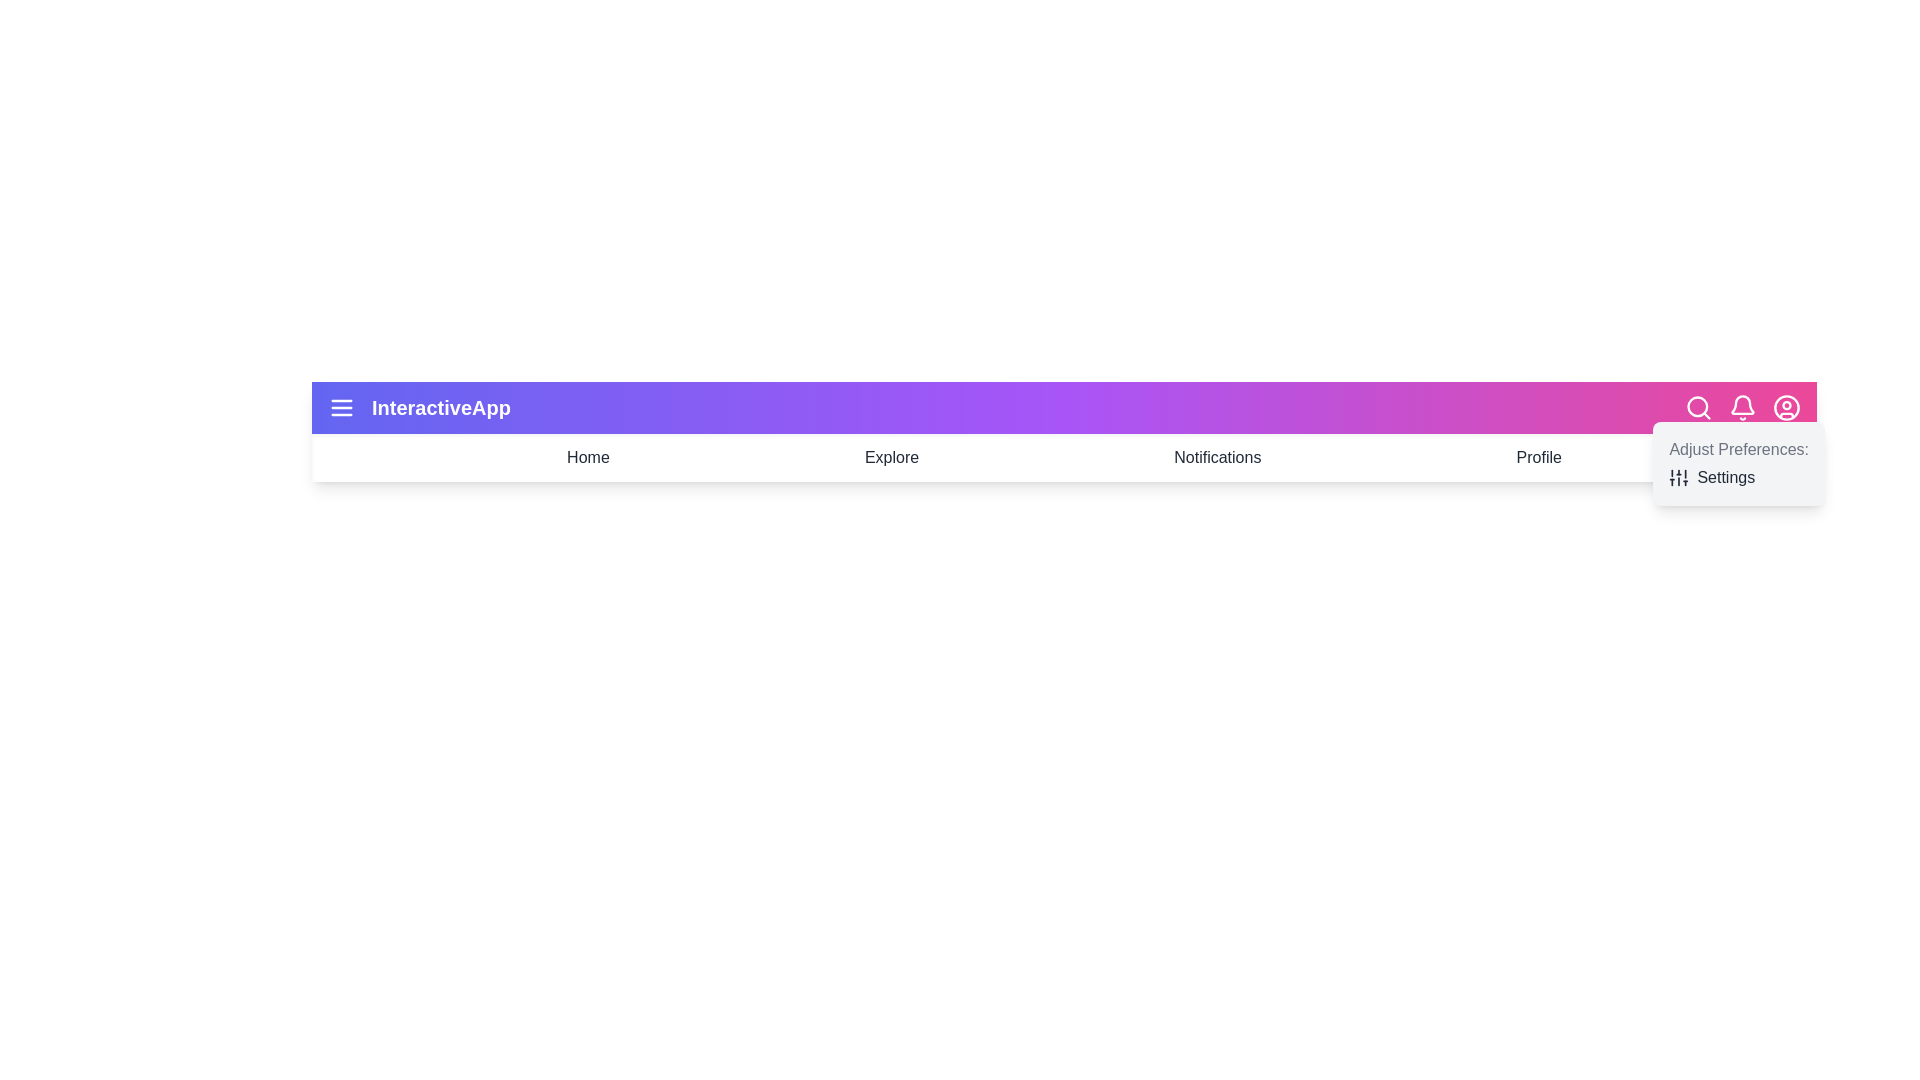 The height and width of the screenshot is (1080, 1920). What do you see at coordinates (1741, 407) in the screenshot?
I see `the bell icon to access notification options` at bounding box center [1741, 407].